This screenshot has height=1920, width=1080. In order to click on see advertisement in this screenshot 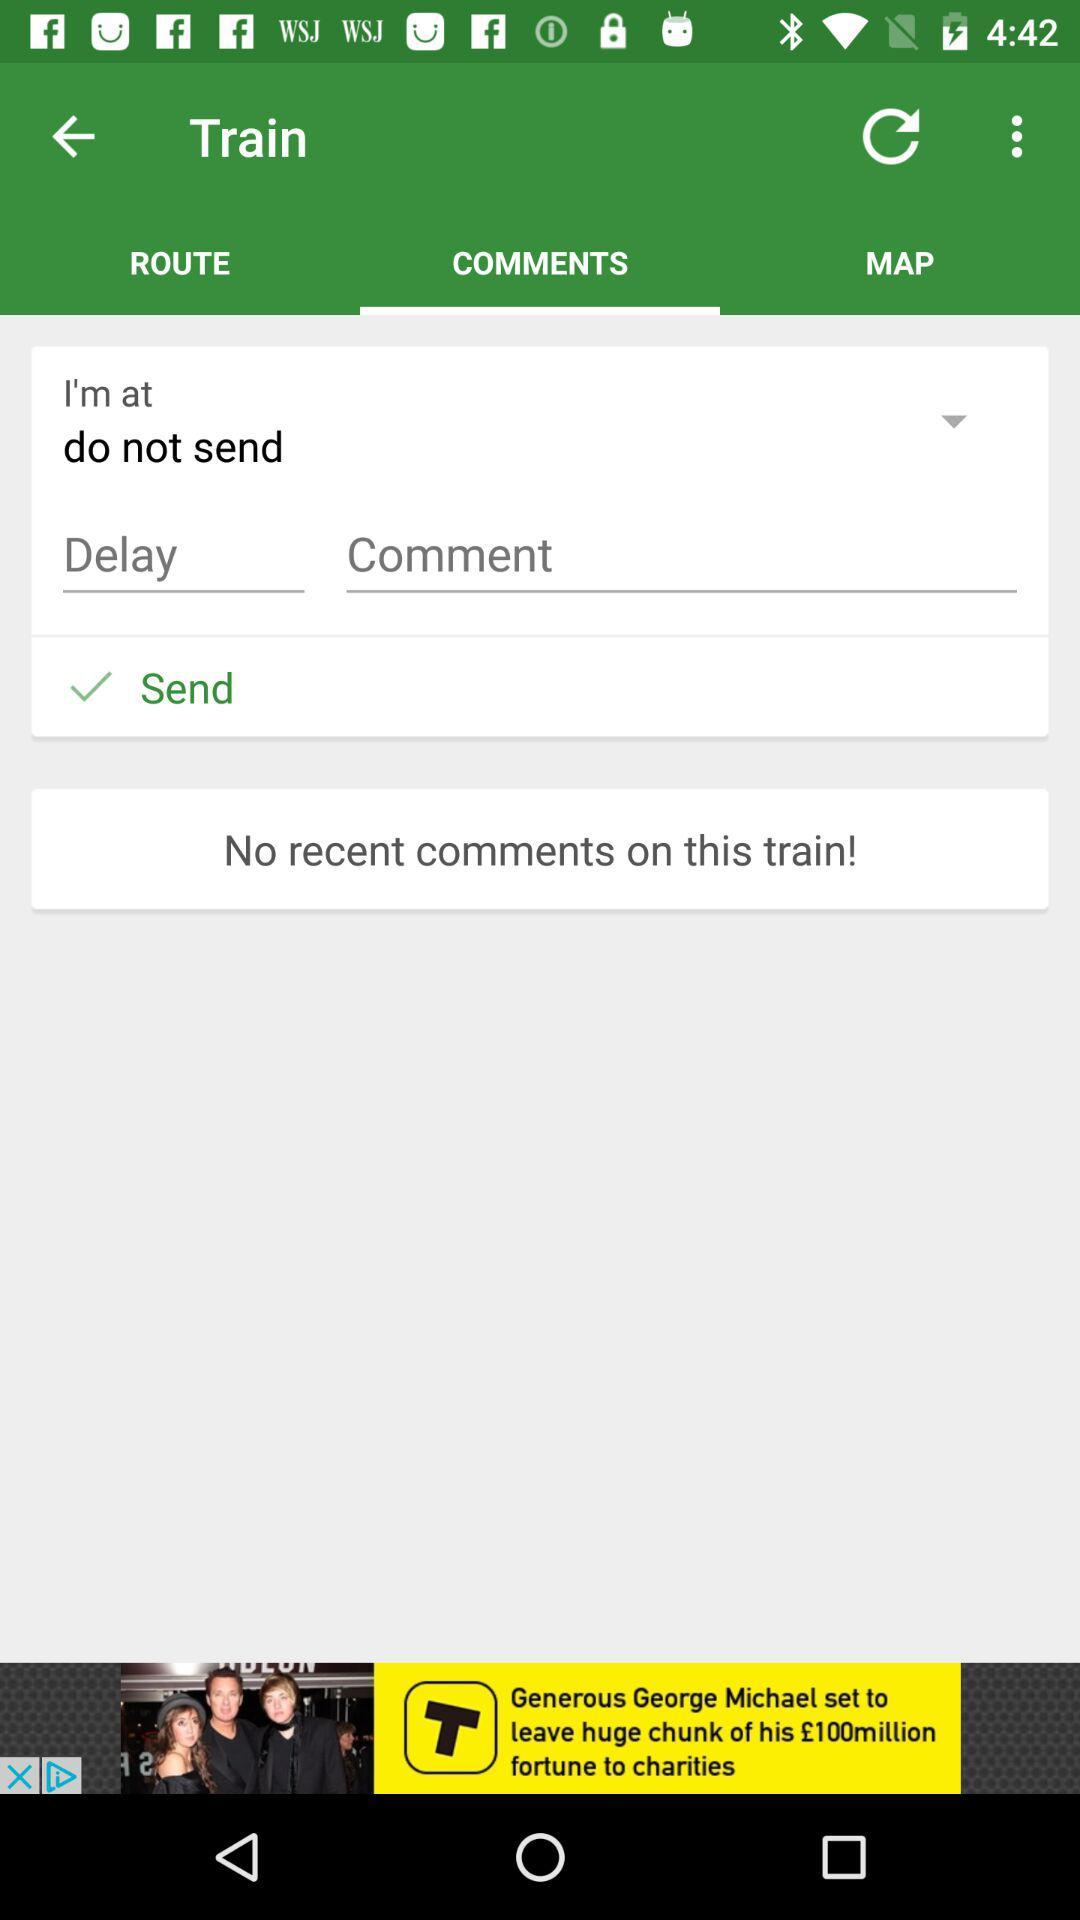, I will do `click(540, 1727)`.